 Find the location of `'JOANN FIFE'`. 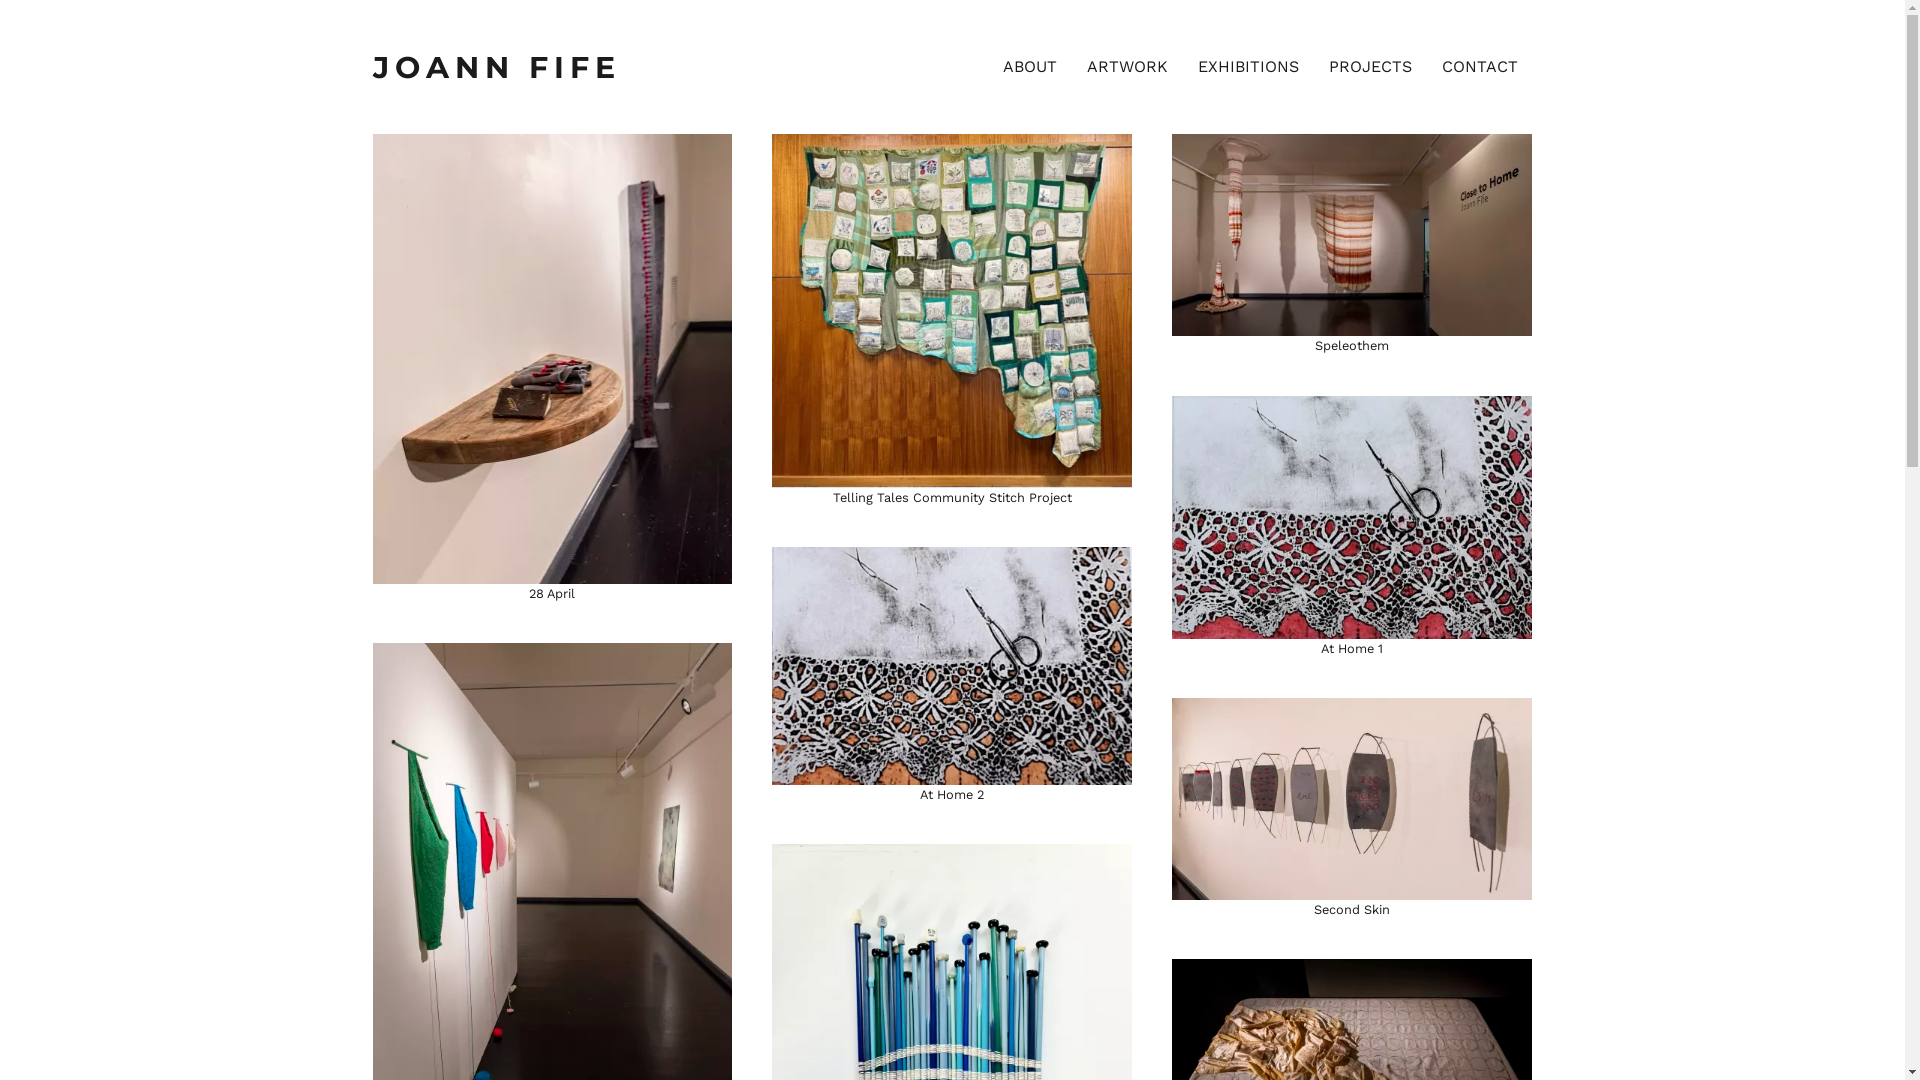

'JOANN FIFE' is located at coordinates (372, 65).